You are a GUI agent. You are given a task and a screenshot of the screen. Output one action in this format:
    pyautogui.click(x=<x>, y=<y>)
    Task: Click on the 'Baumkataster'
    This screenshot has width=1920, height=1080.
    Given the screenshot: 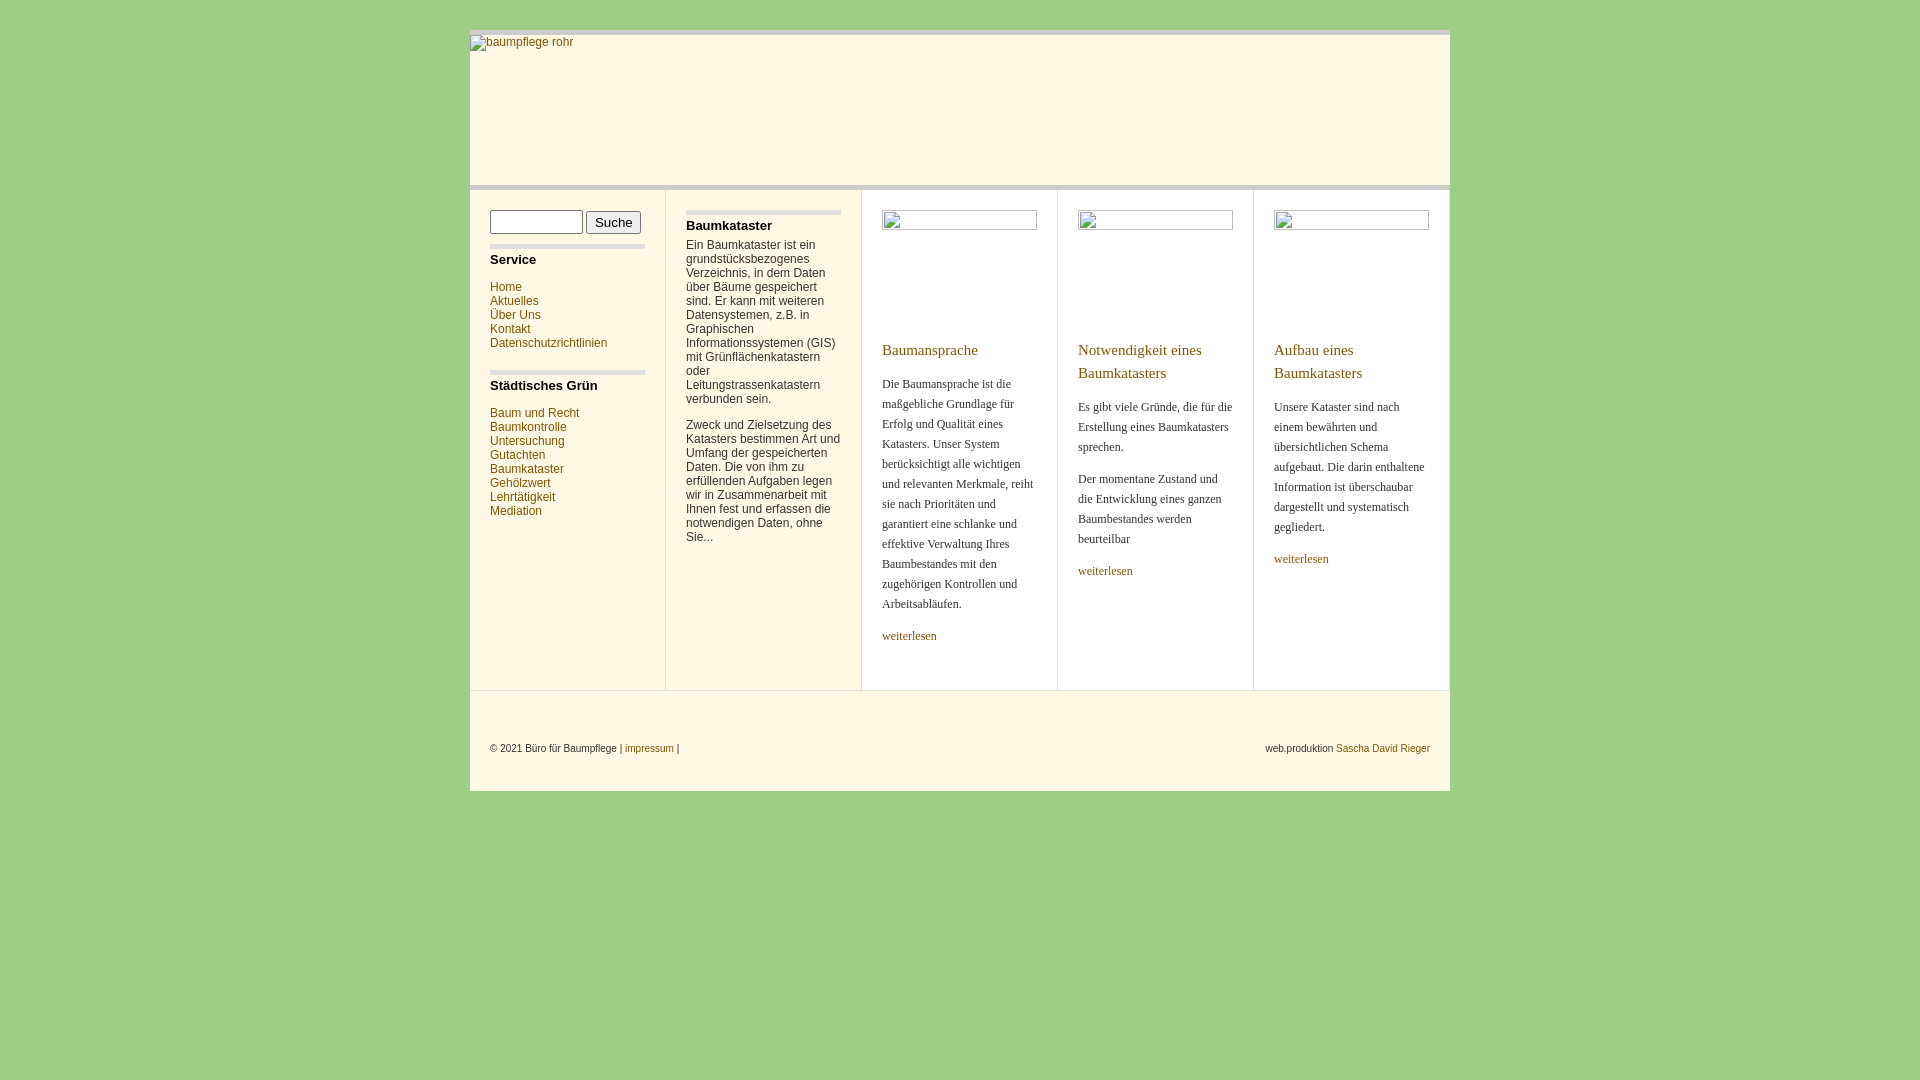 What is the action you would take?
    pyautogui.click(x=527, y=469)
    